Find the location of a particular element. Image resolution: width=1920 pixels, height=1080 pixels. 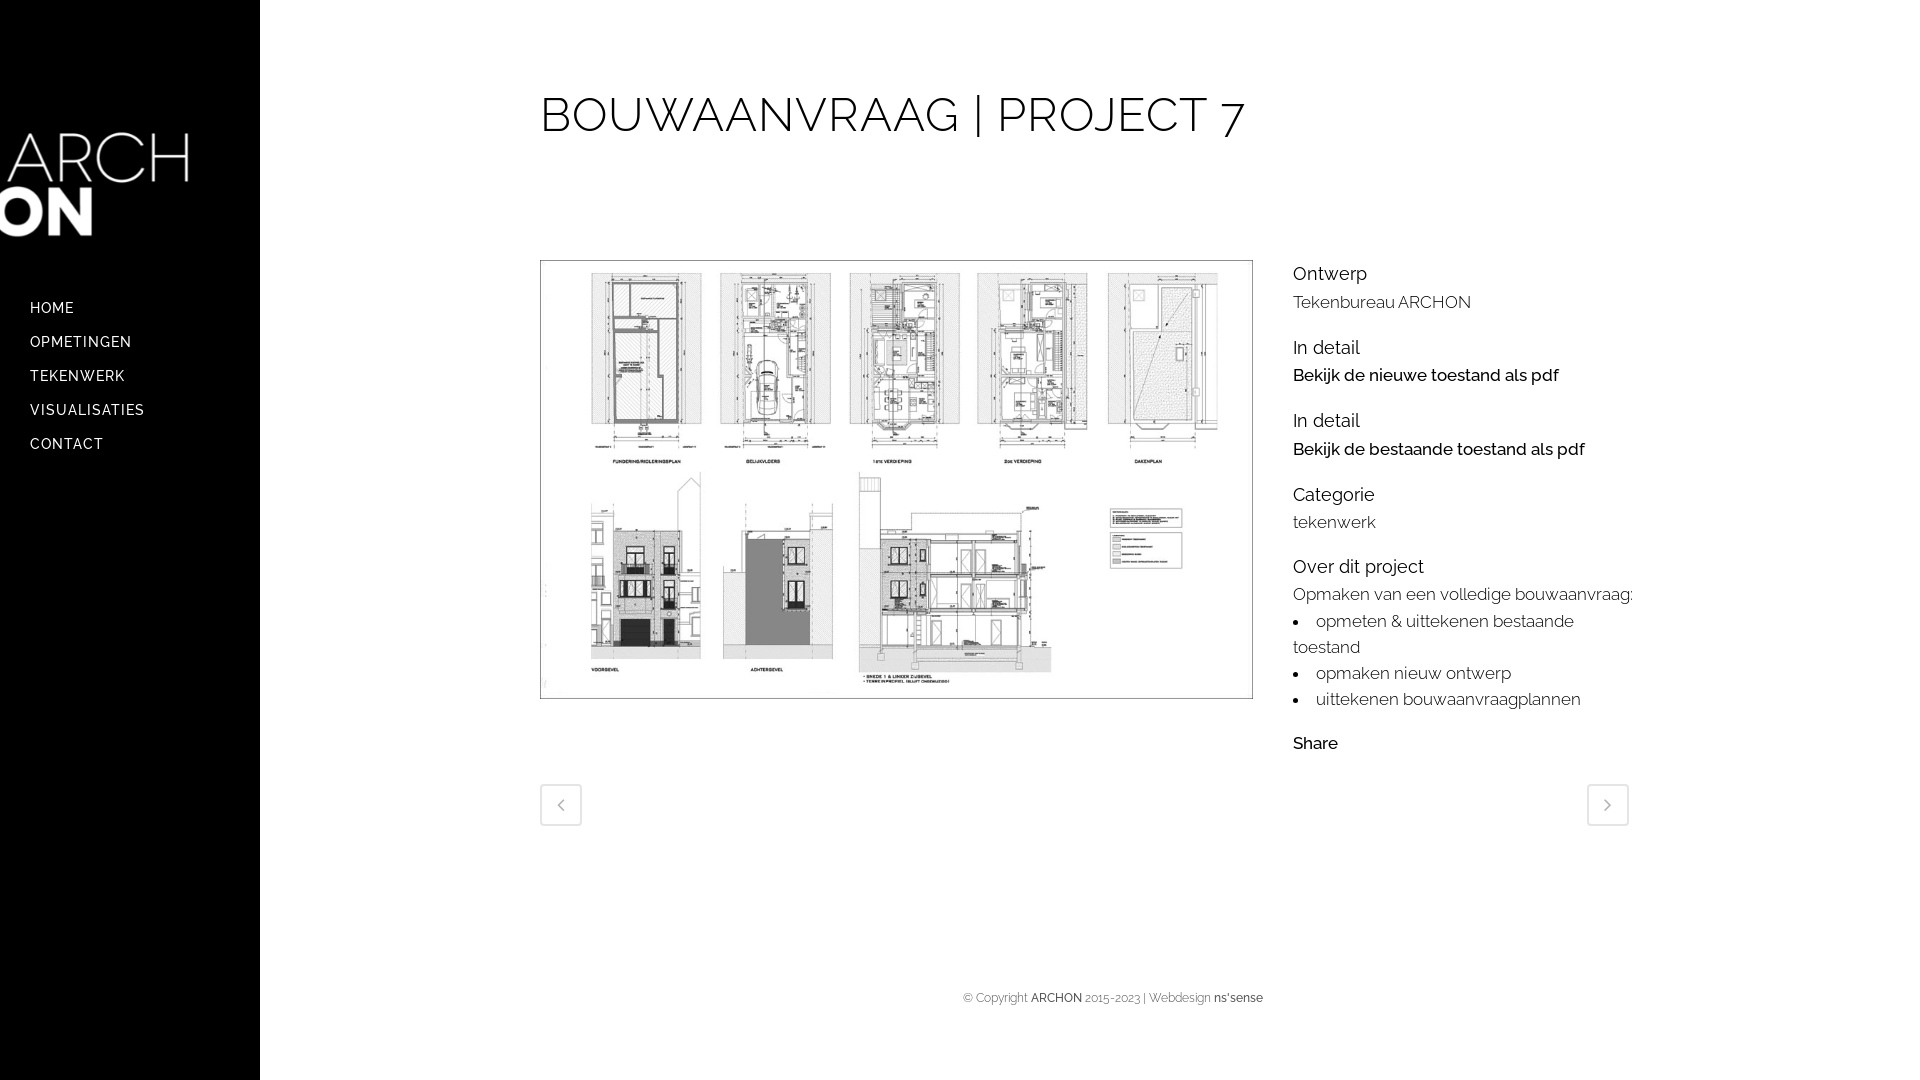

'ARCHON' is located at coordinates (1054, 998).